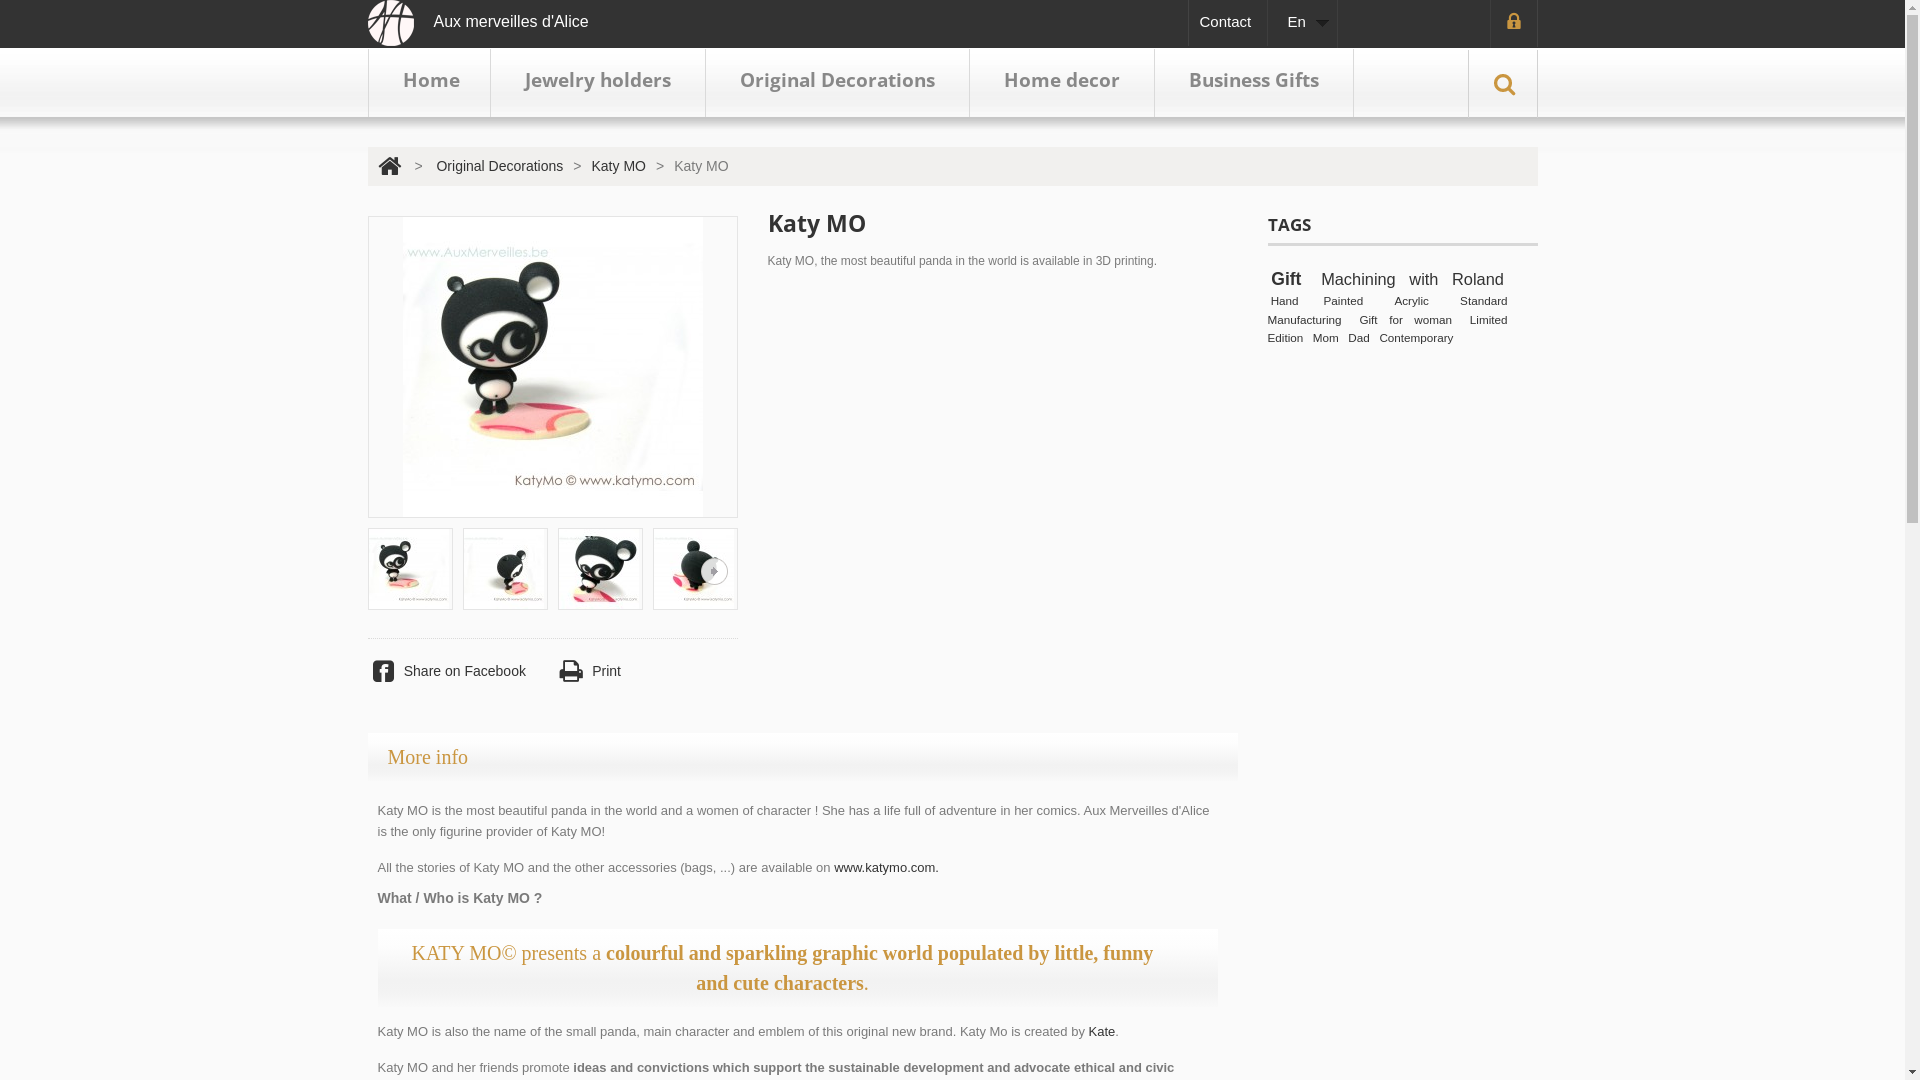 Image resolution: width=1920 pixels, height=1080 pixels. I want to click on 'Original Decorations', so click(499, 164).